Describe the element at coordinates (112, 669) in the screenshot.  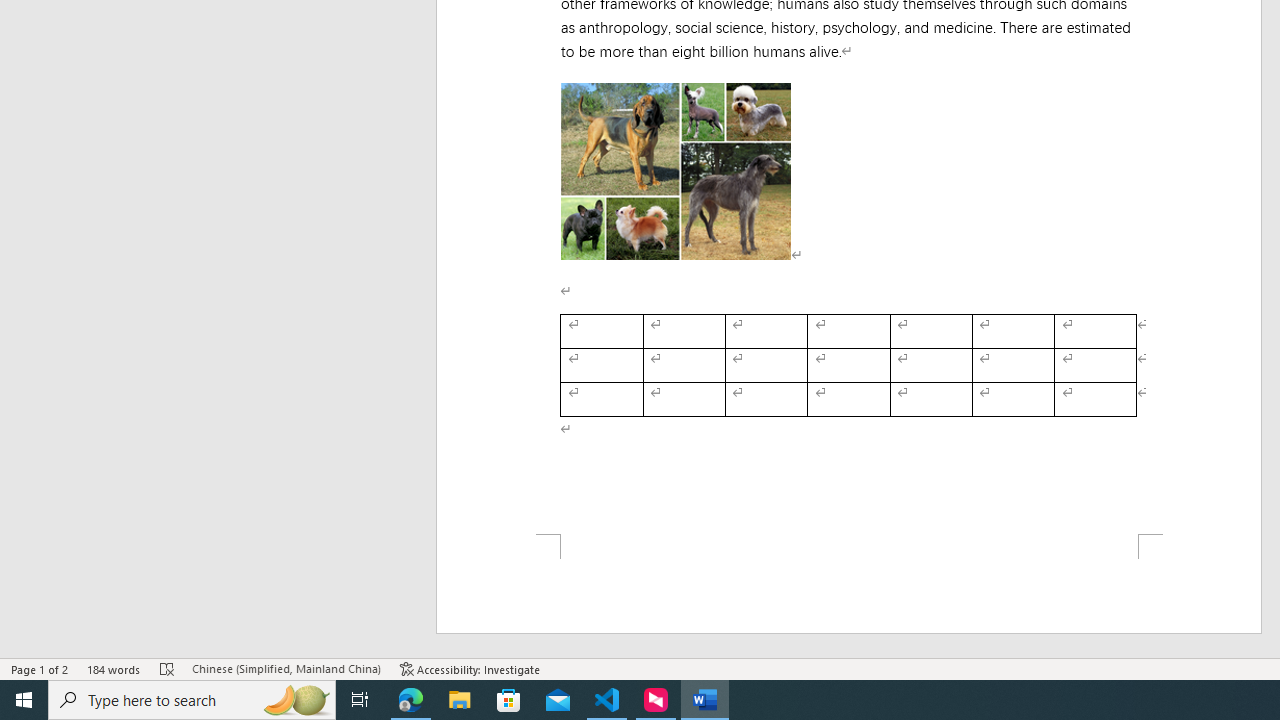
I see `'Word Count 184 words'` at that location.